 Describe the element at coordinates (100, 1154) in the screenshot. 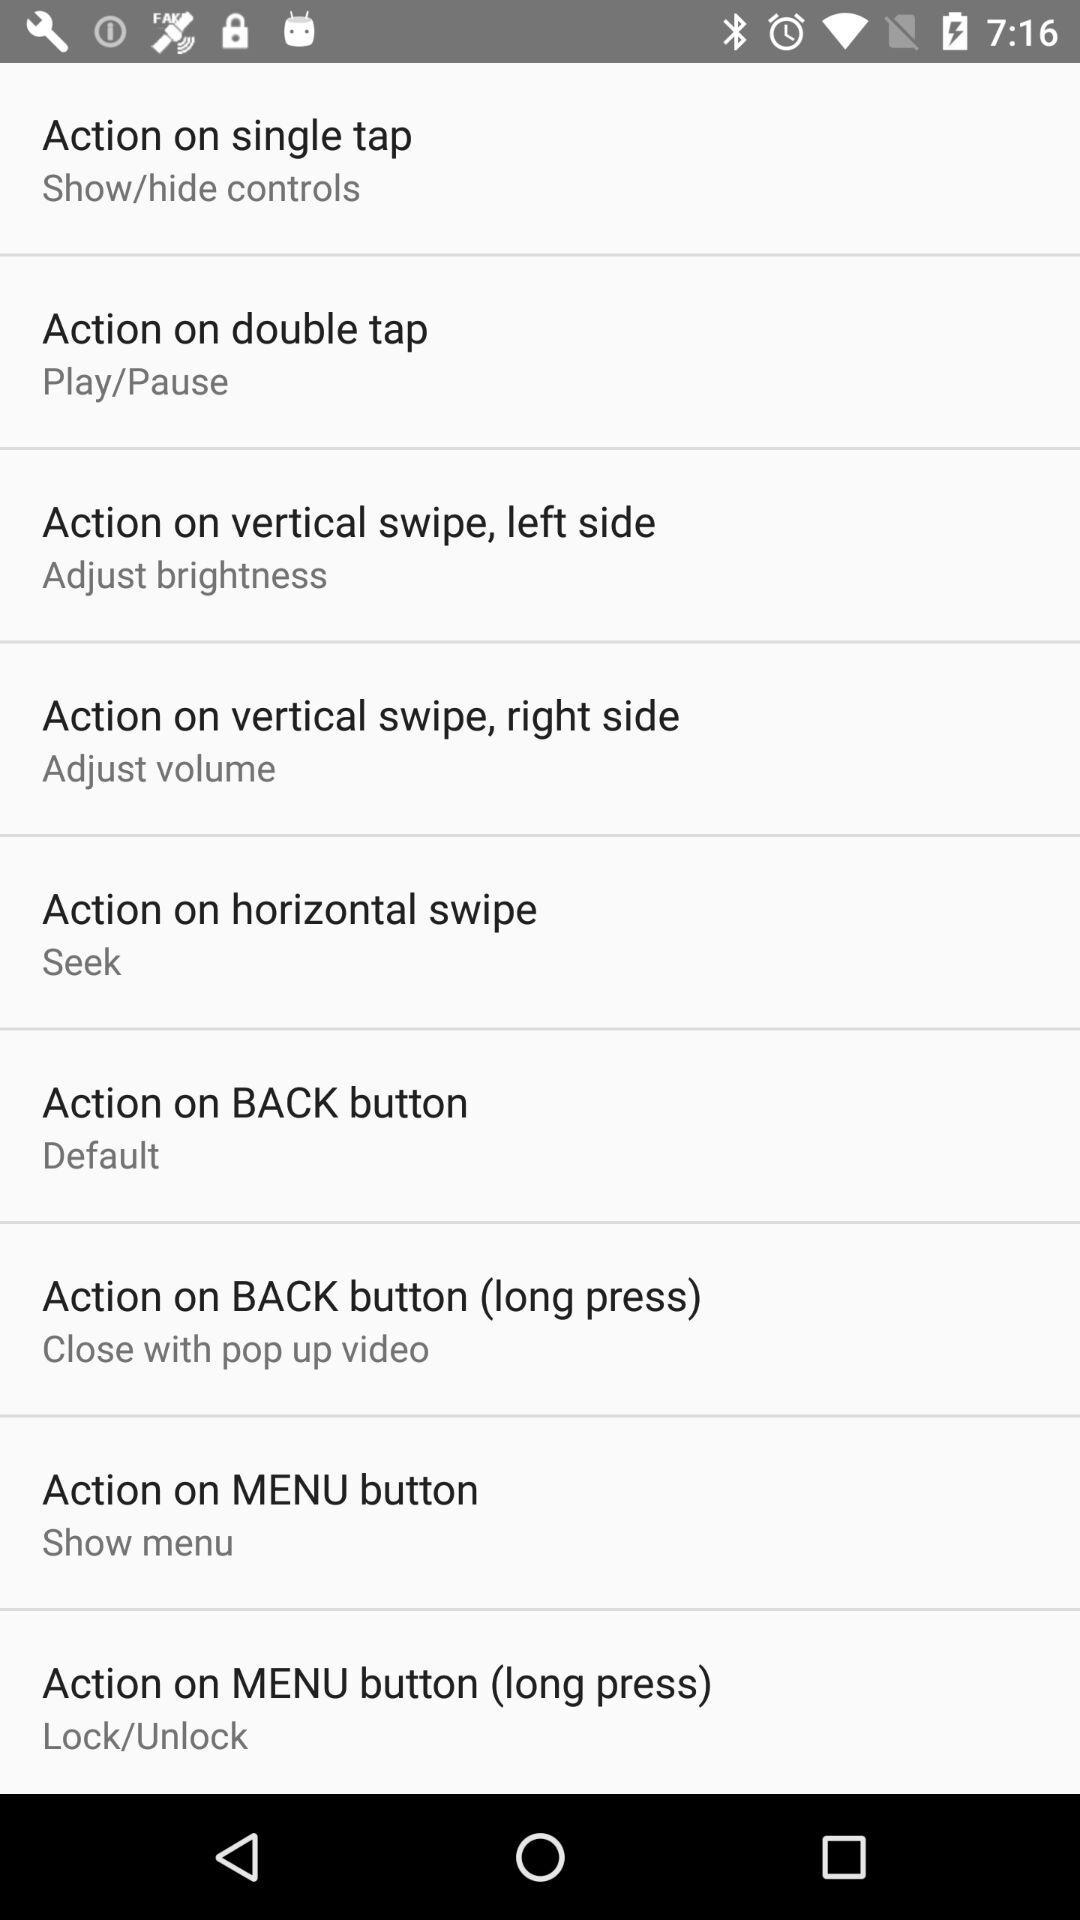

I see `default` at that location.